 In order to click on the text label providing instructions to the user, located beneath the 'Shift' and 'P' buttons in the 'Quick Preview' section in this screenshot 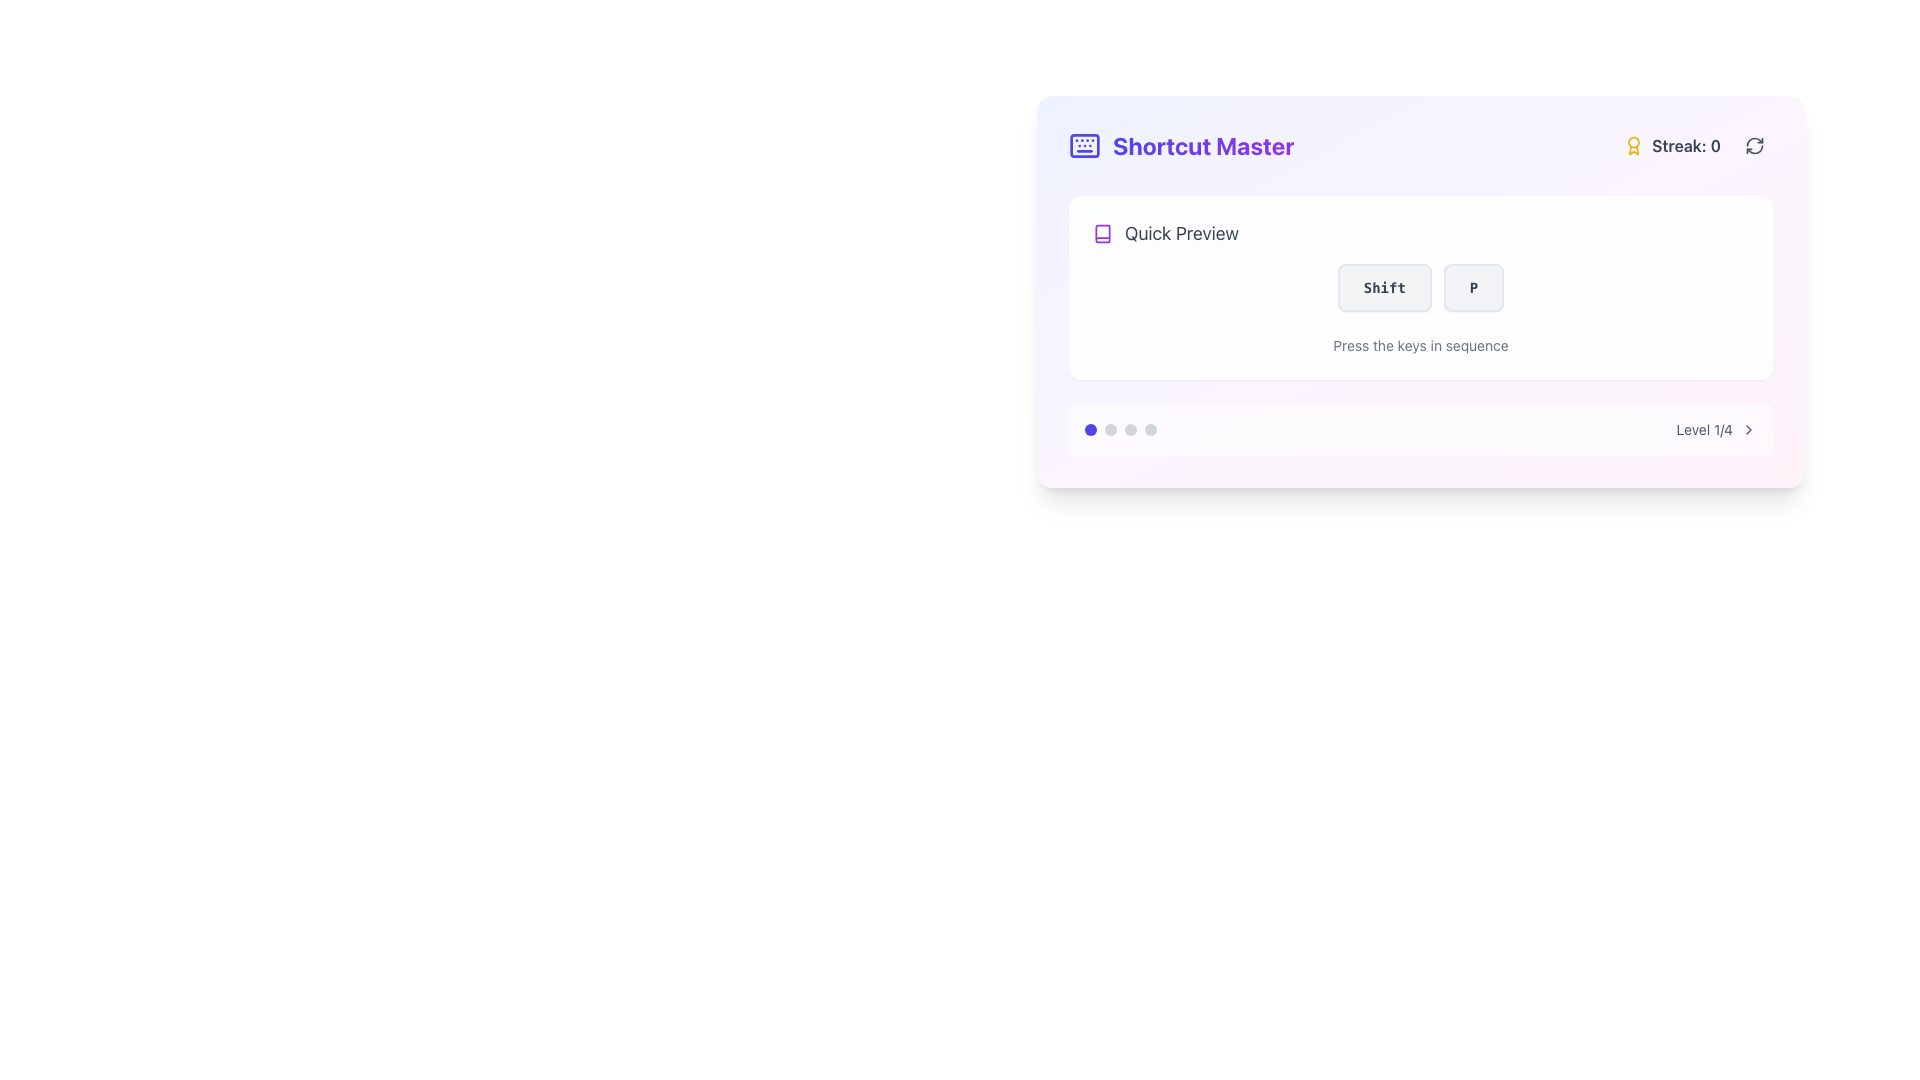, I will do `click(1419, 345)`.